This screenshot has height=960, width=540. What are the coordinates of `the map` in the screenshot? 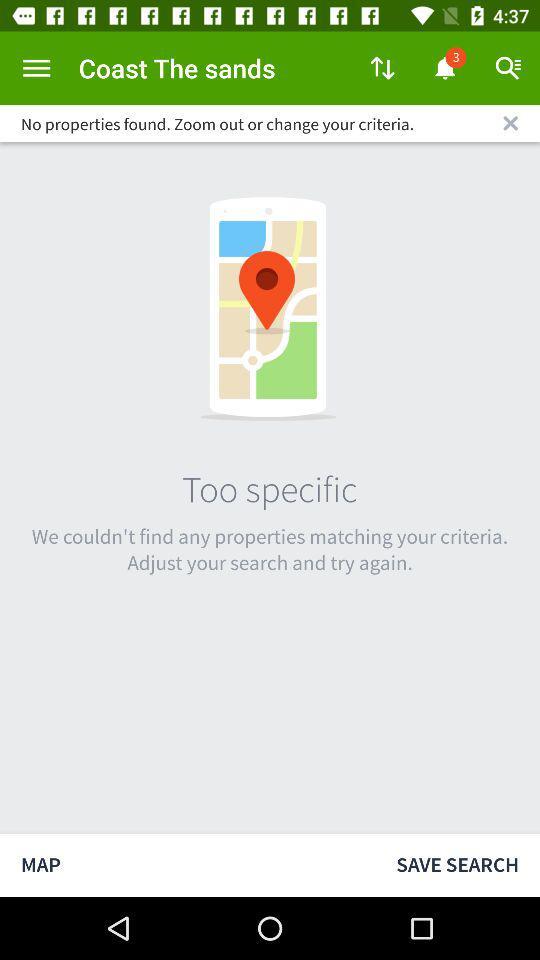 It's located at (187, 864).